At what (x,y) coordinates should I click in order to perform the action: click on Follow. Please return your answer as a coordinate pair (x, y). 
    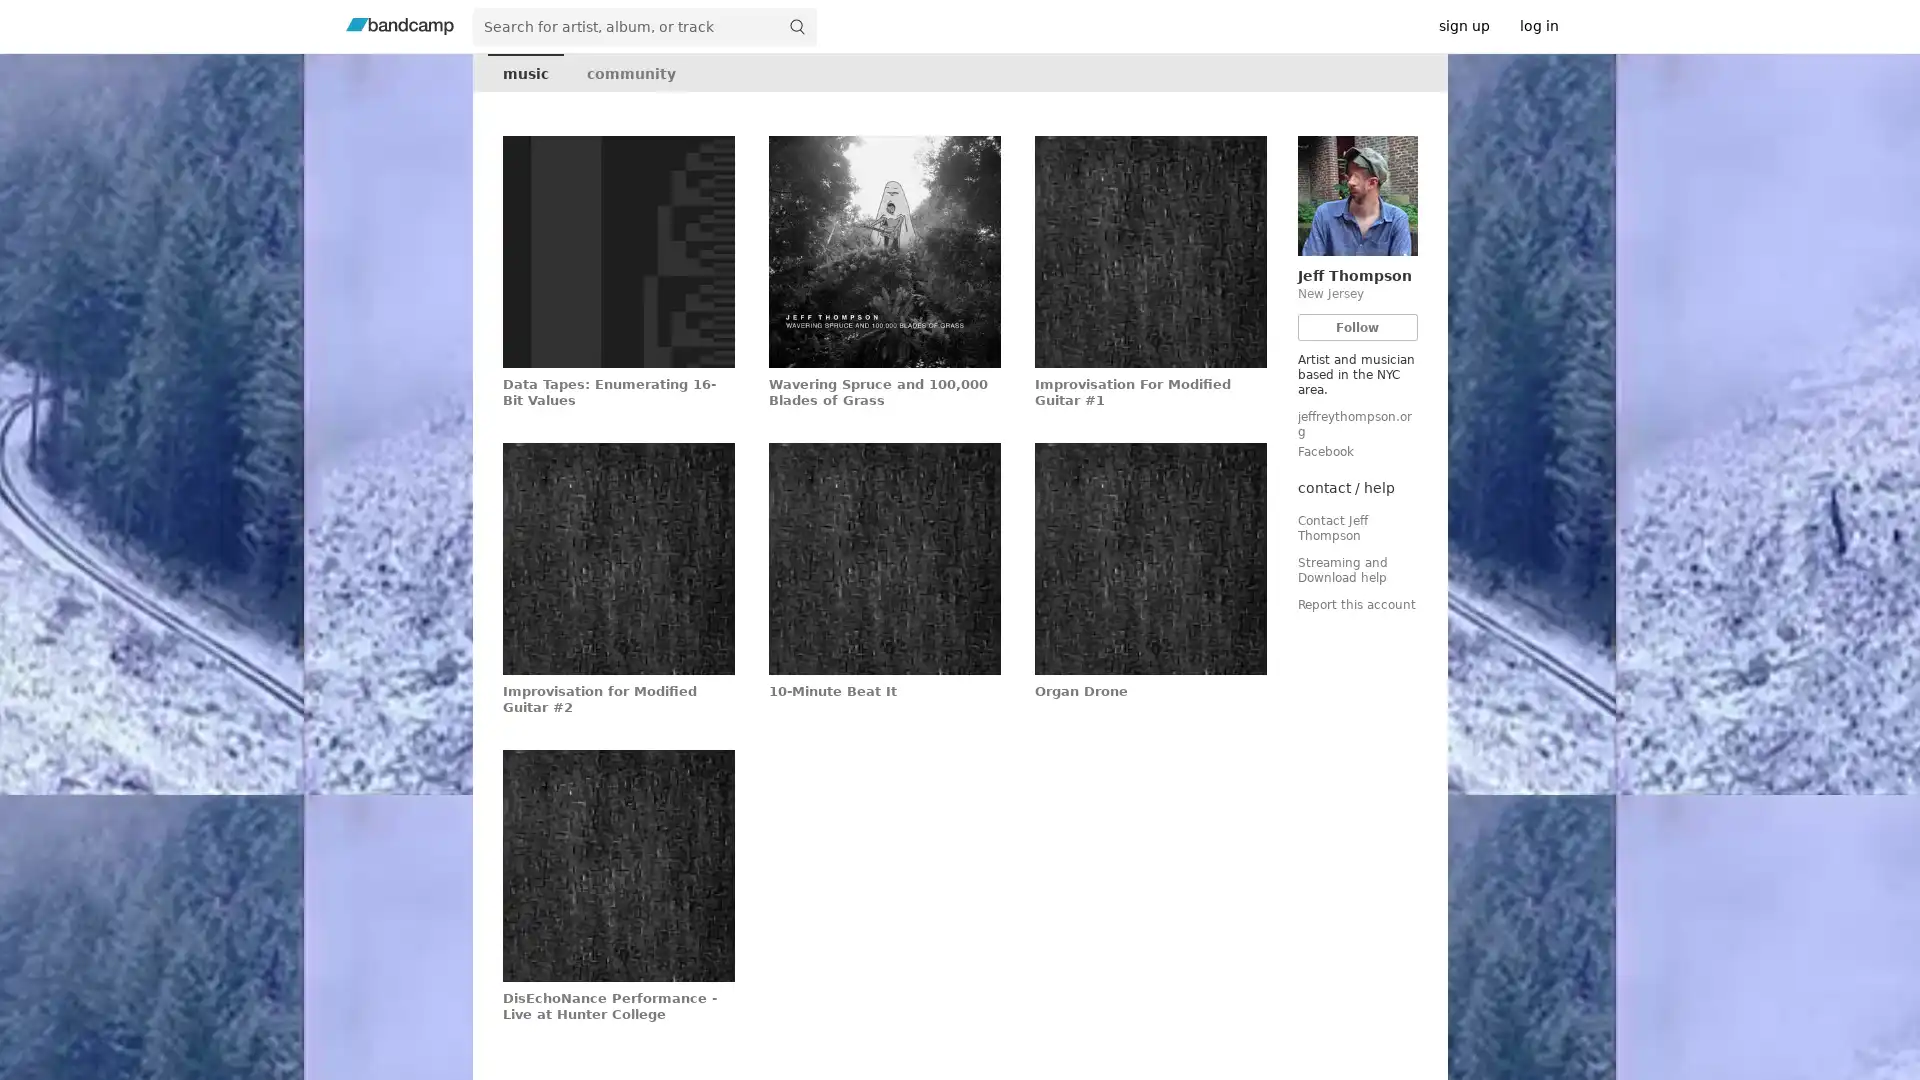
    Looking at the image, I should click on (1357, 326).